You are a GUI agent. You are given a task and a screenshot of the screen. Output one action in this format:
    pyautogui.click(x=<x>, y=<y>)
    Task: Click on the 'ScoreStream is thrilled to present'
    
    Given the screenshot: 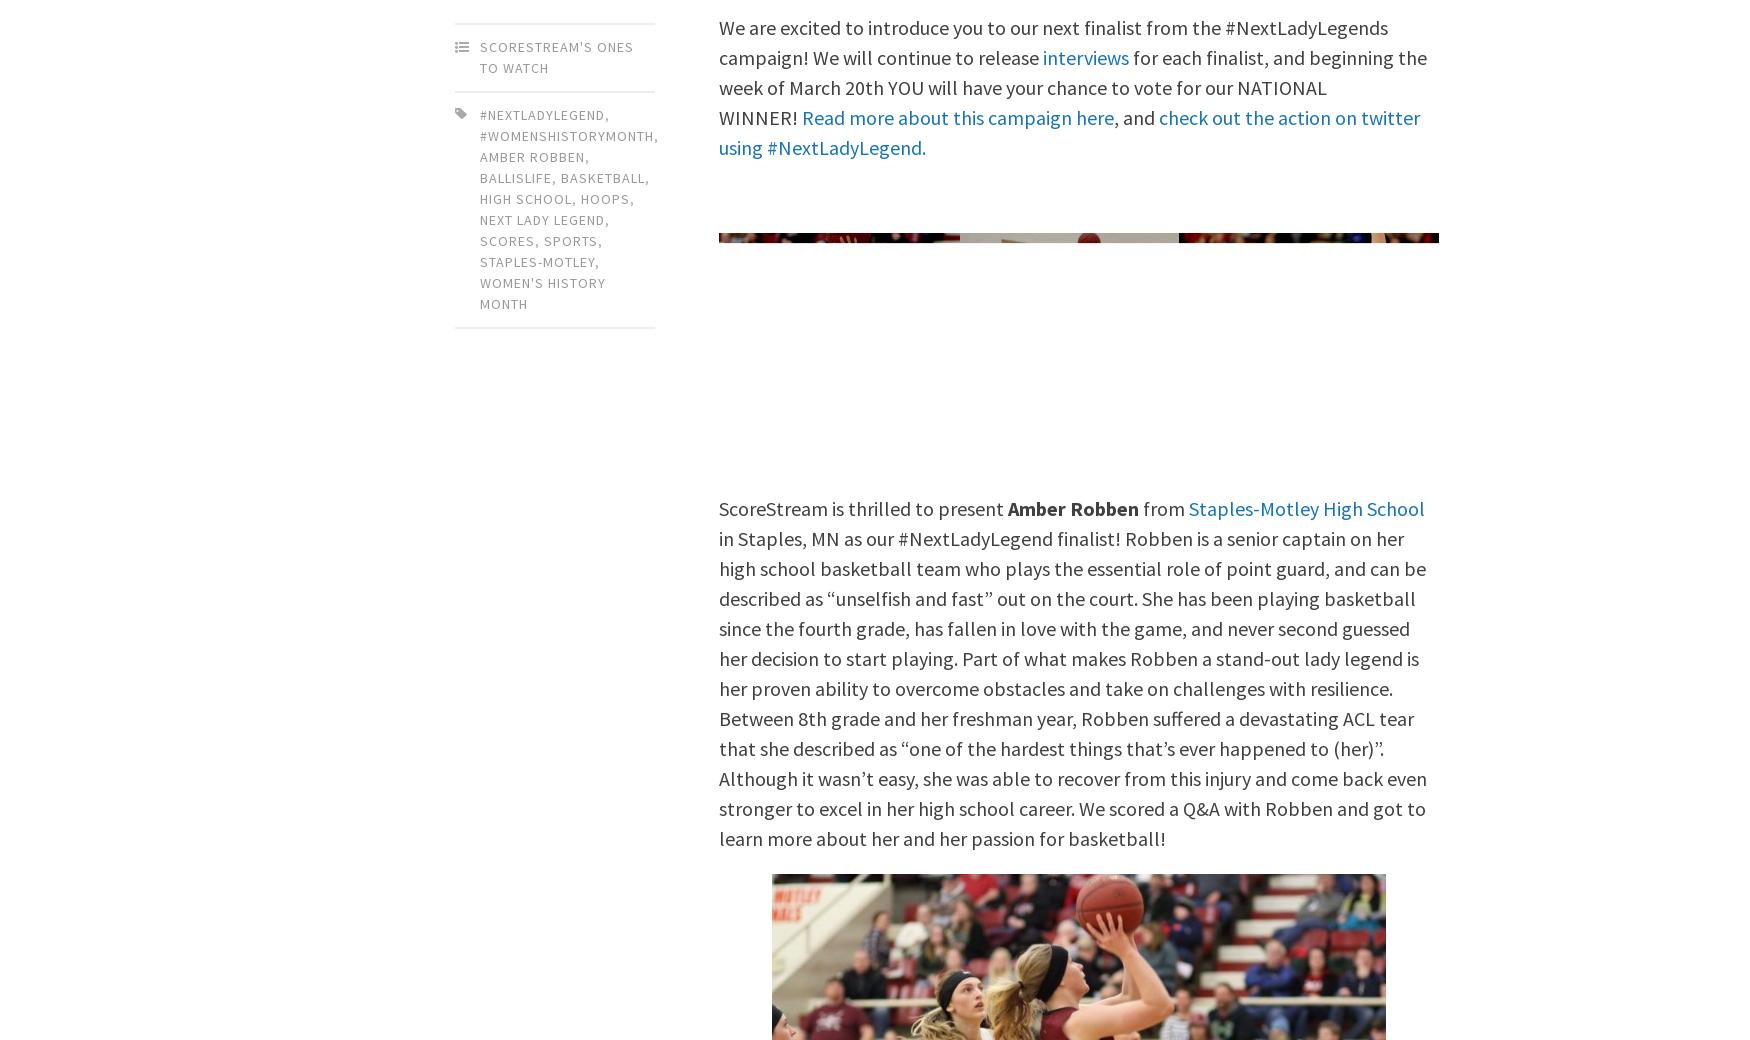 What is the action you would take?
    pyautogui.click(x=863, y=507)
    